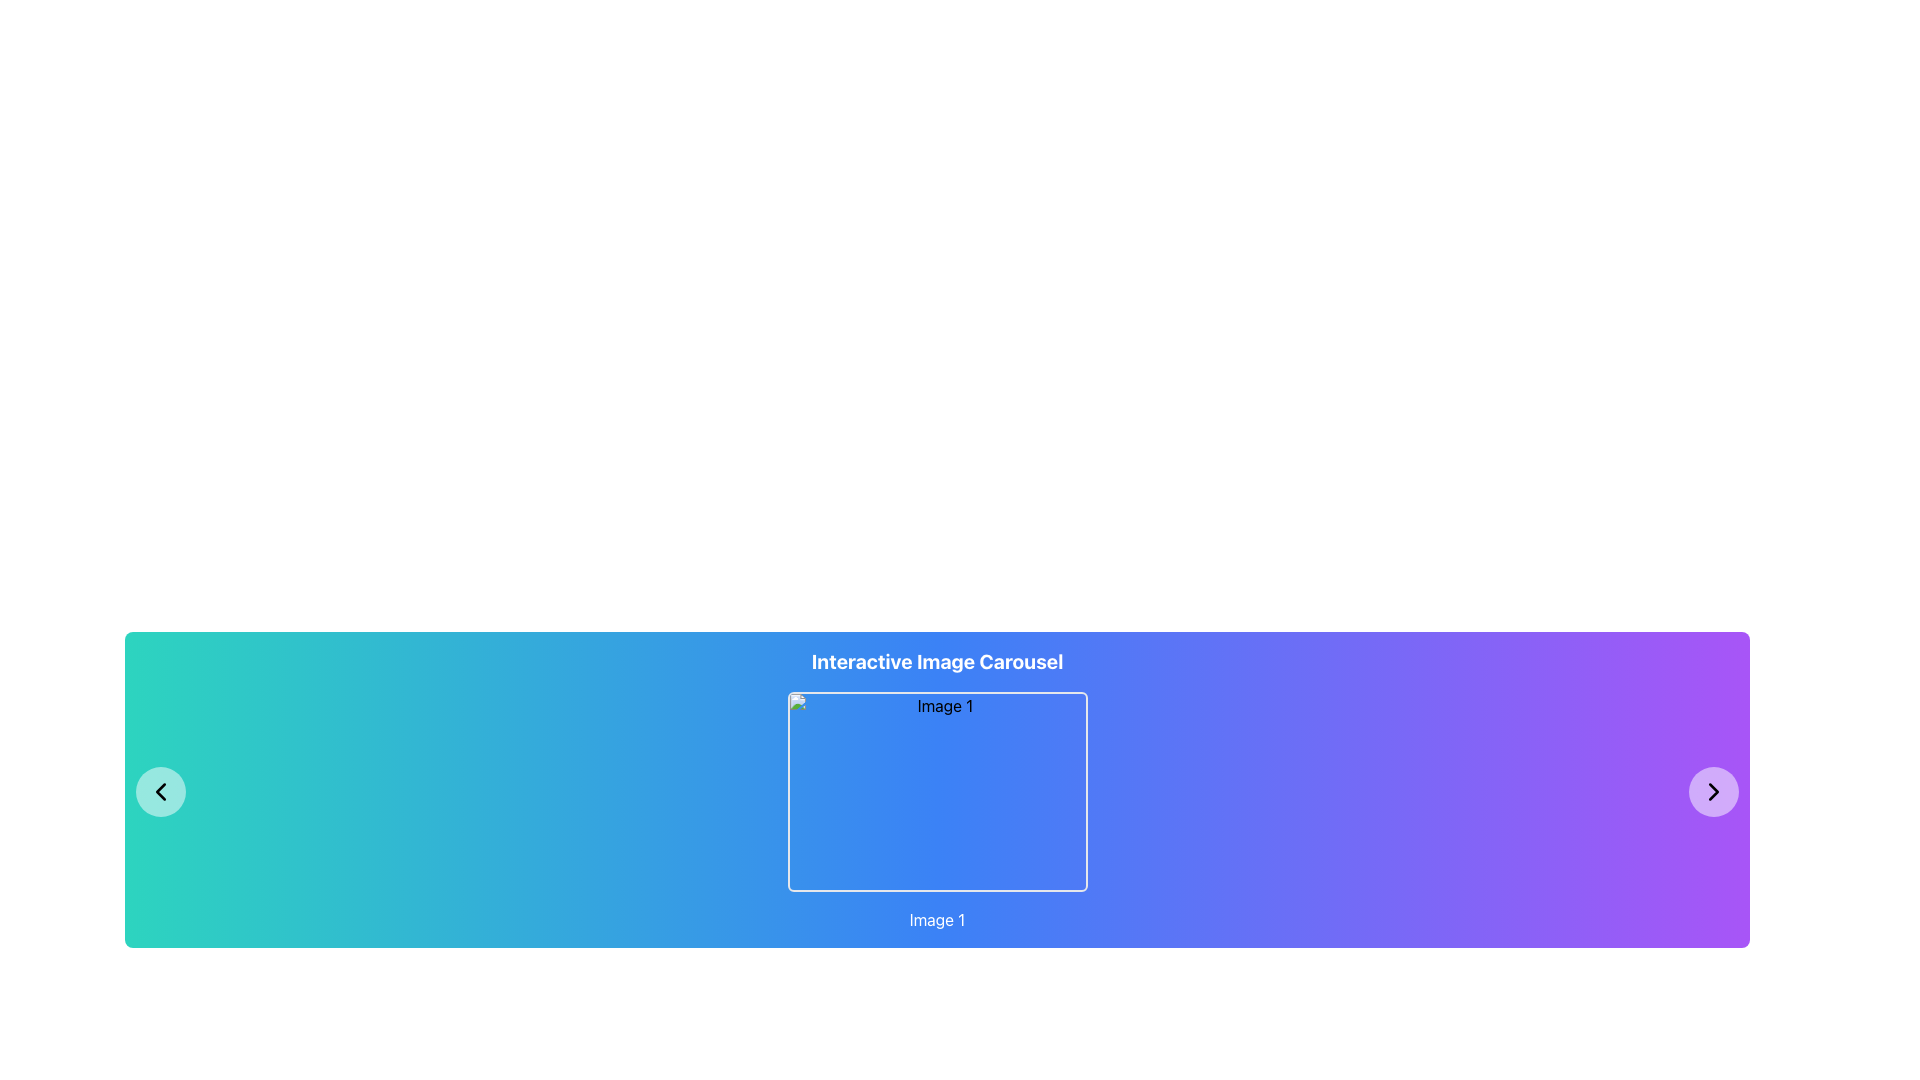 This screenshot has width=1920, height=1080. What do you see at coordinates (1712, 790) in the screenshot?
I see `the circular navigation button with a black right-angled chevron icon` at bounding box center [1712, 790].